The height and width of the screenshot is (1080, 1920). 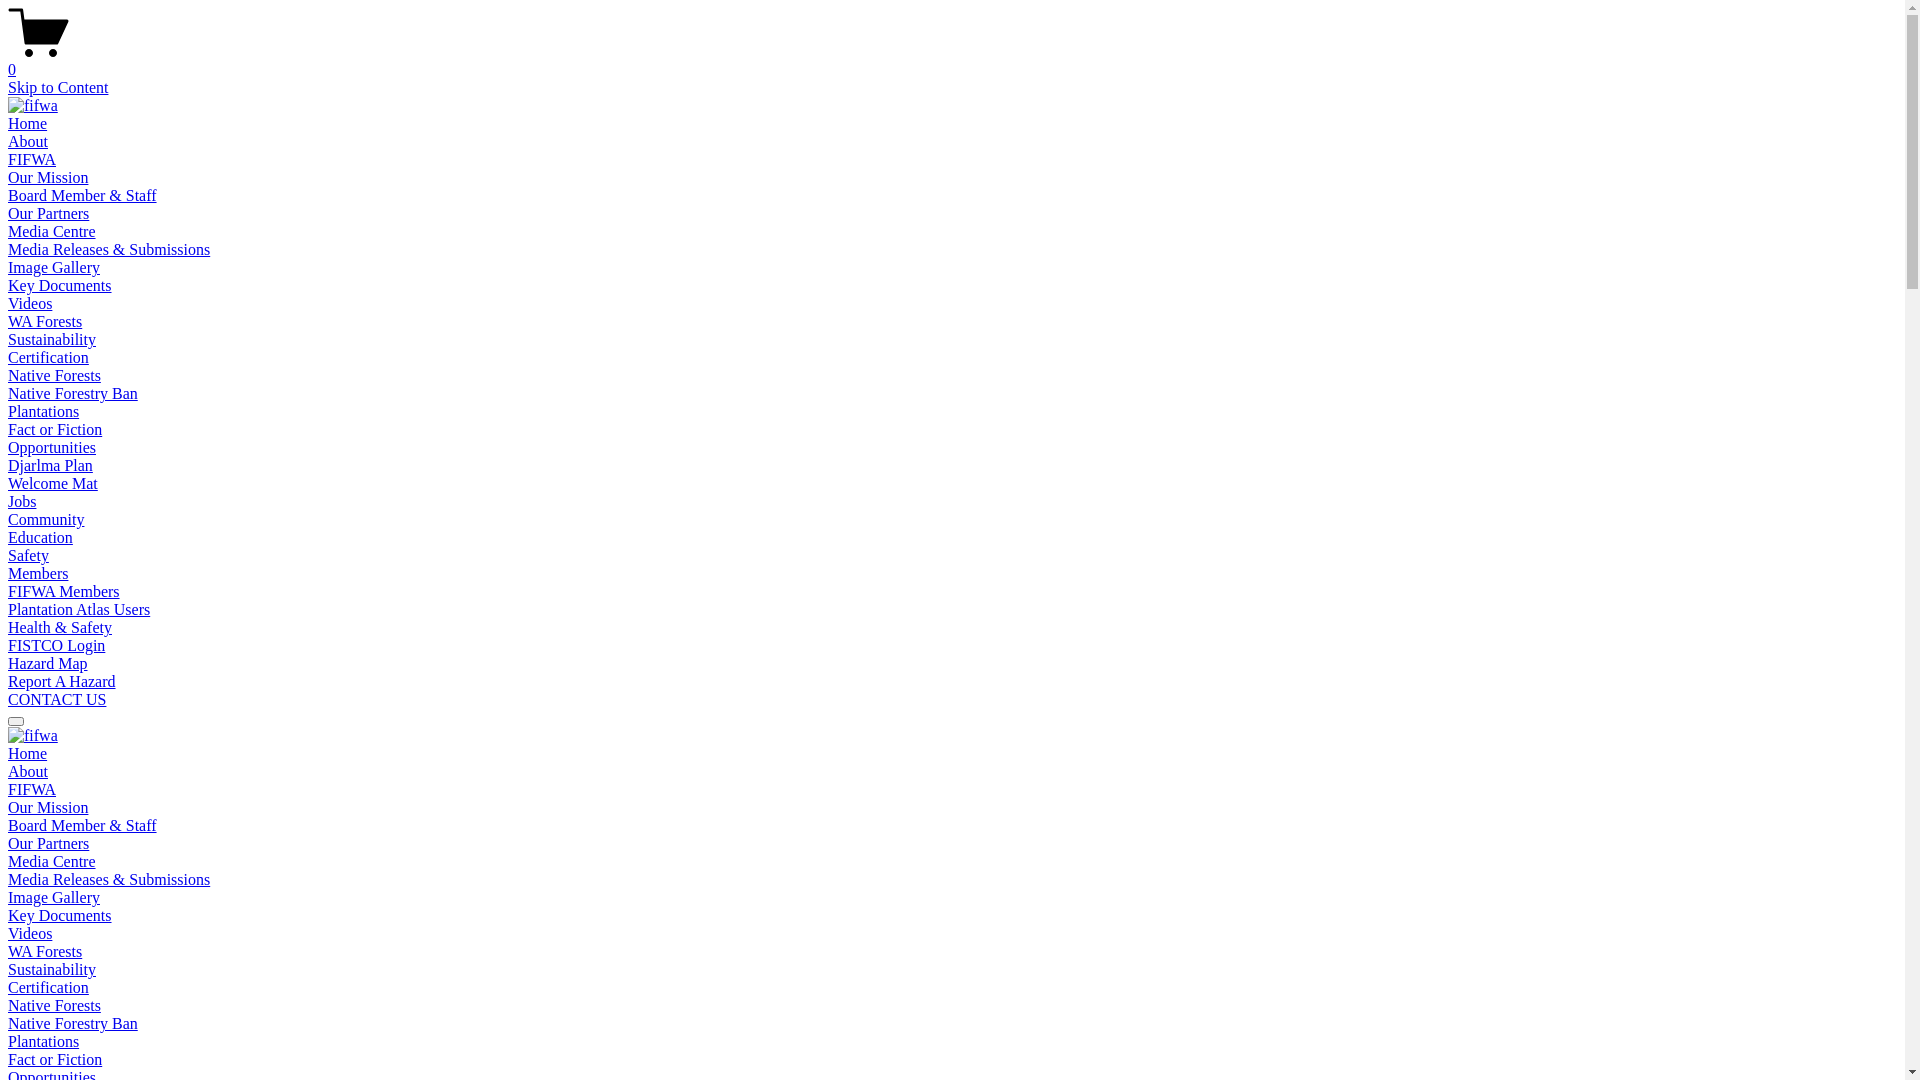 I want to click on 'Our Partners', so click(x=8, y=213).